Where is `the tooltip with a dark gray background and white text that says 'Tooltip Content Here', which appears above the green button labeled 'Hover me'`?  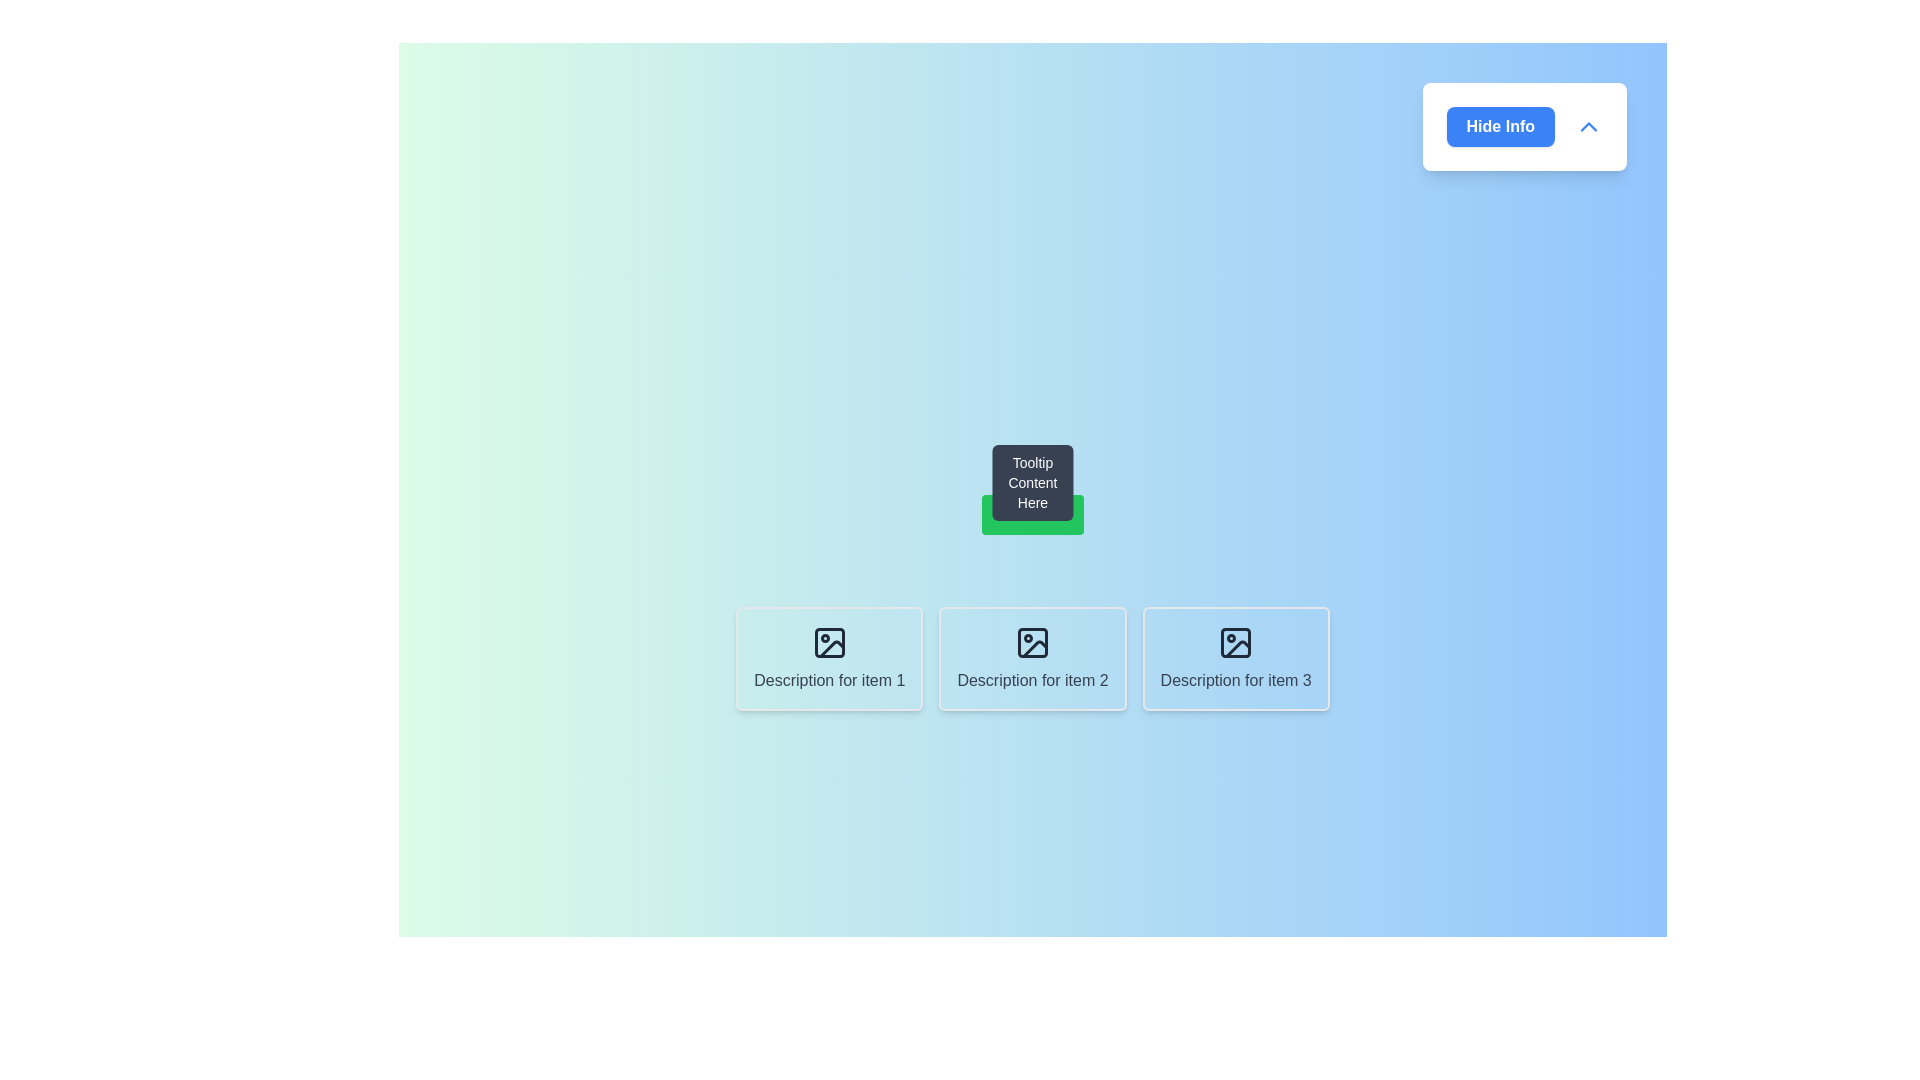 the tooltip with a dark gray background and white text that says 'Tooltip Content Here', which appears above the green button labeled 'Hover me' is located at coordinates (1032, 482).